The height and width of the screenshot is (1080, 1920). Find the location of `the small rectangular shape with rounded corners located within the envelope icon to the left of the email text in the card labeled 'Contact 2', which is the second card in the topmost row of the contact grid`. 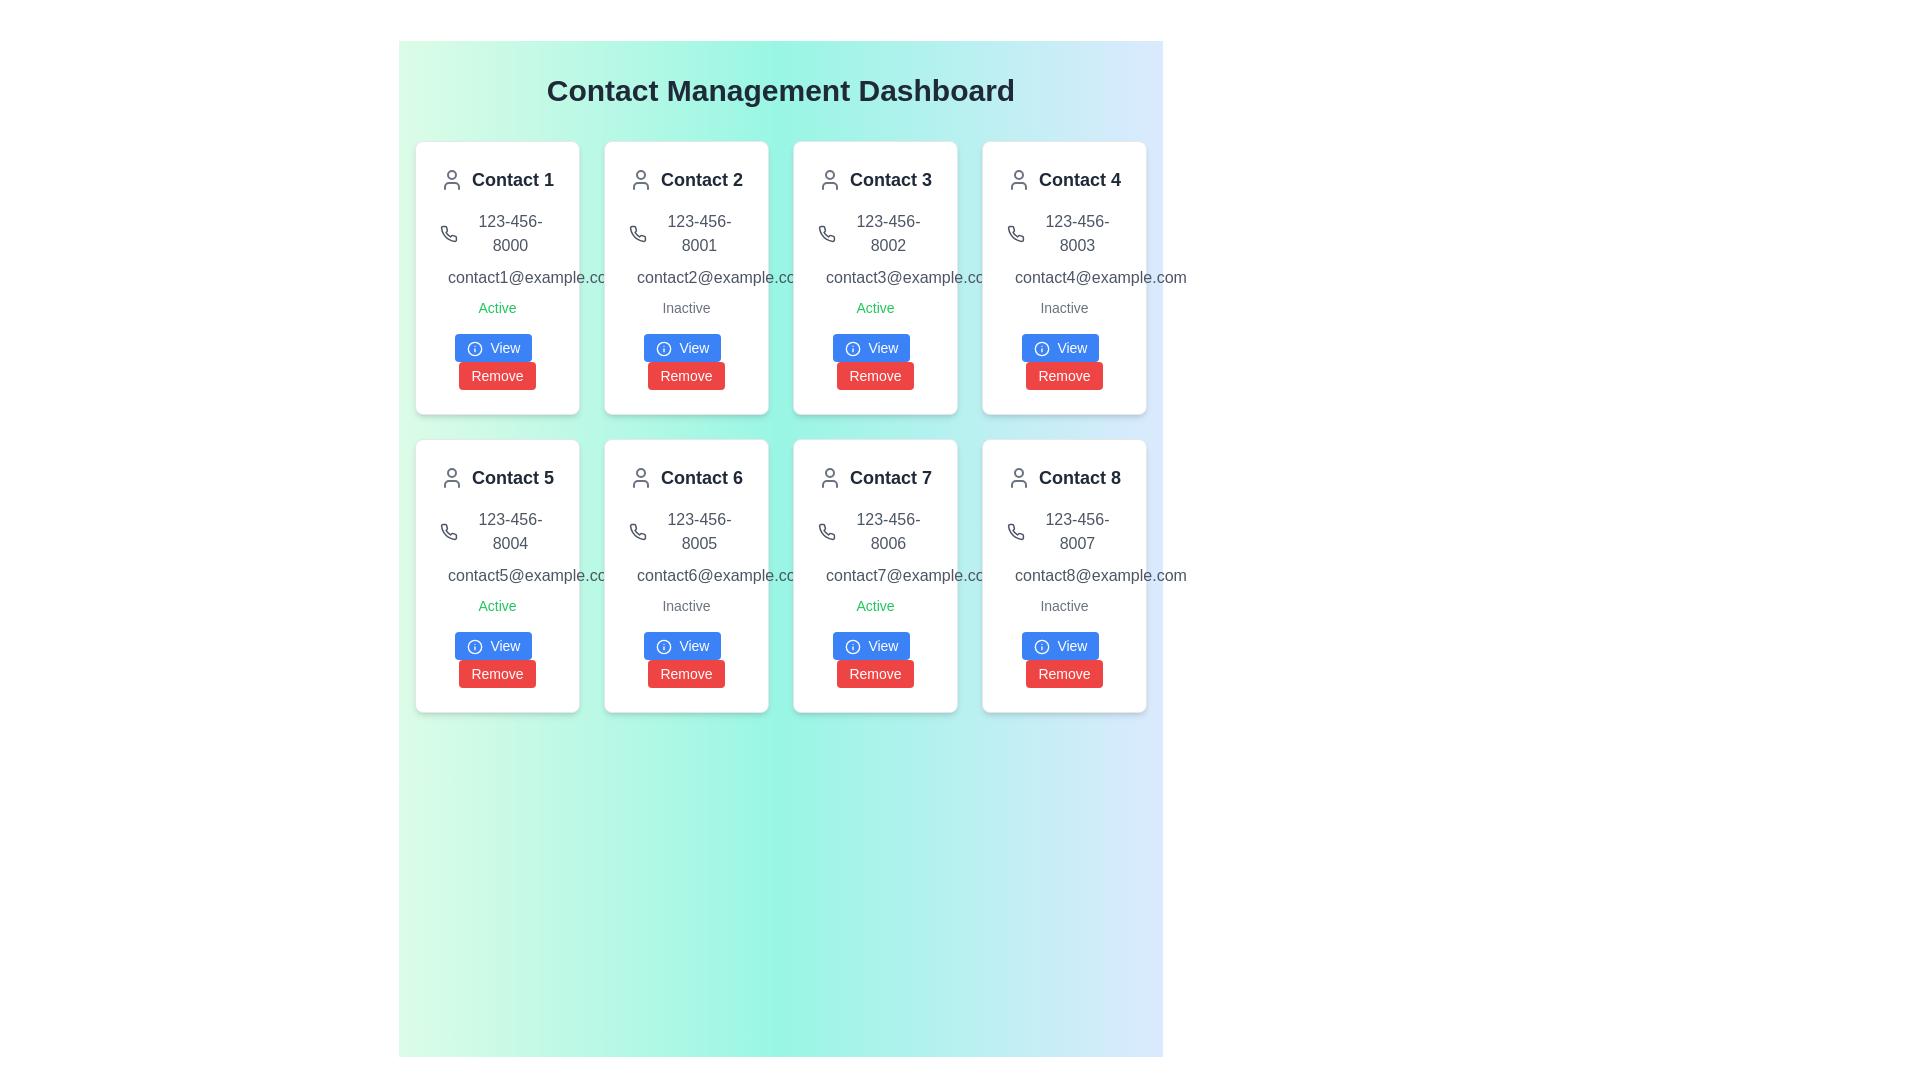

the small rectangular shape with rounded corners located within the envelope icon to the left of the email text in the card labeled 'Contact 2', which is the second card in the topmost row of the contact grid is located at coordinates (641, 280).